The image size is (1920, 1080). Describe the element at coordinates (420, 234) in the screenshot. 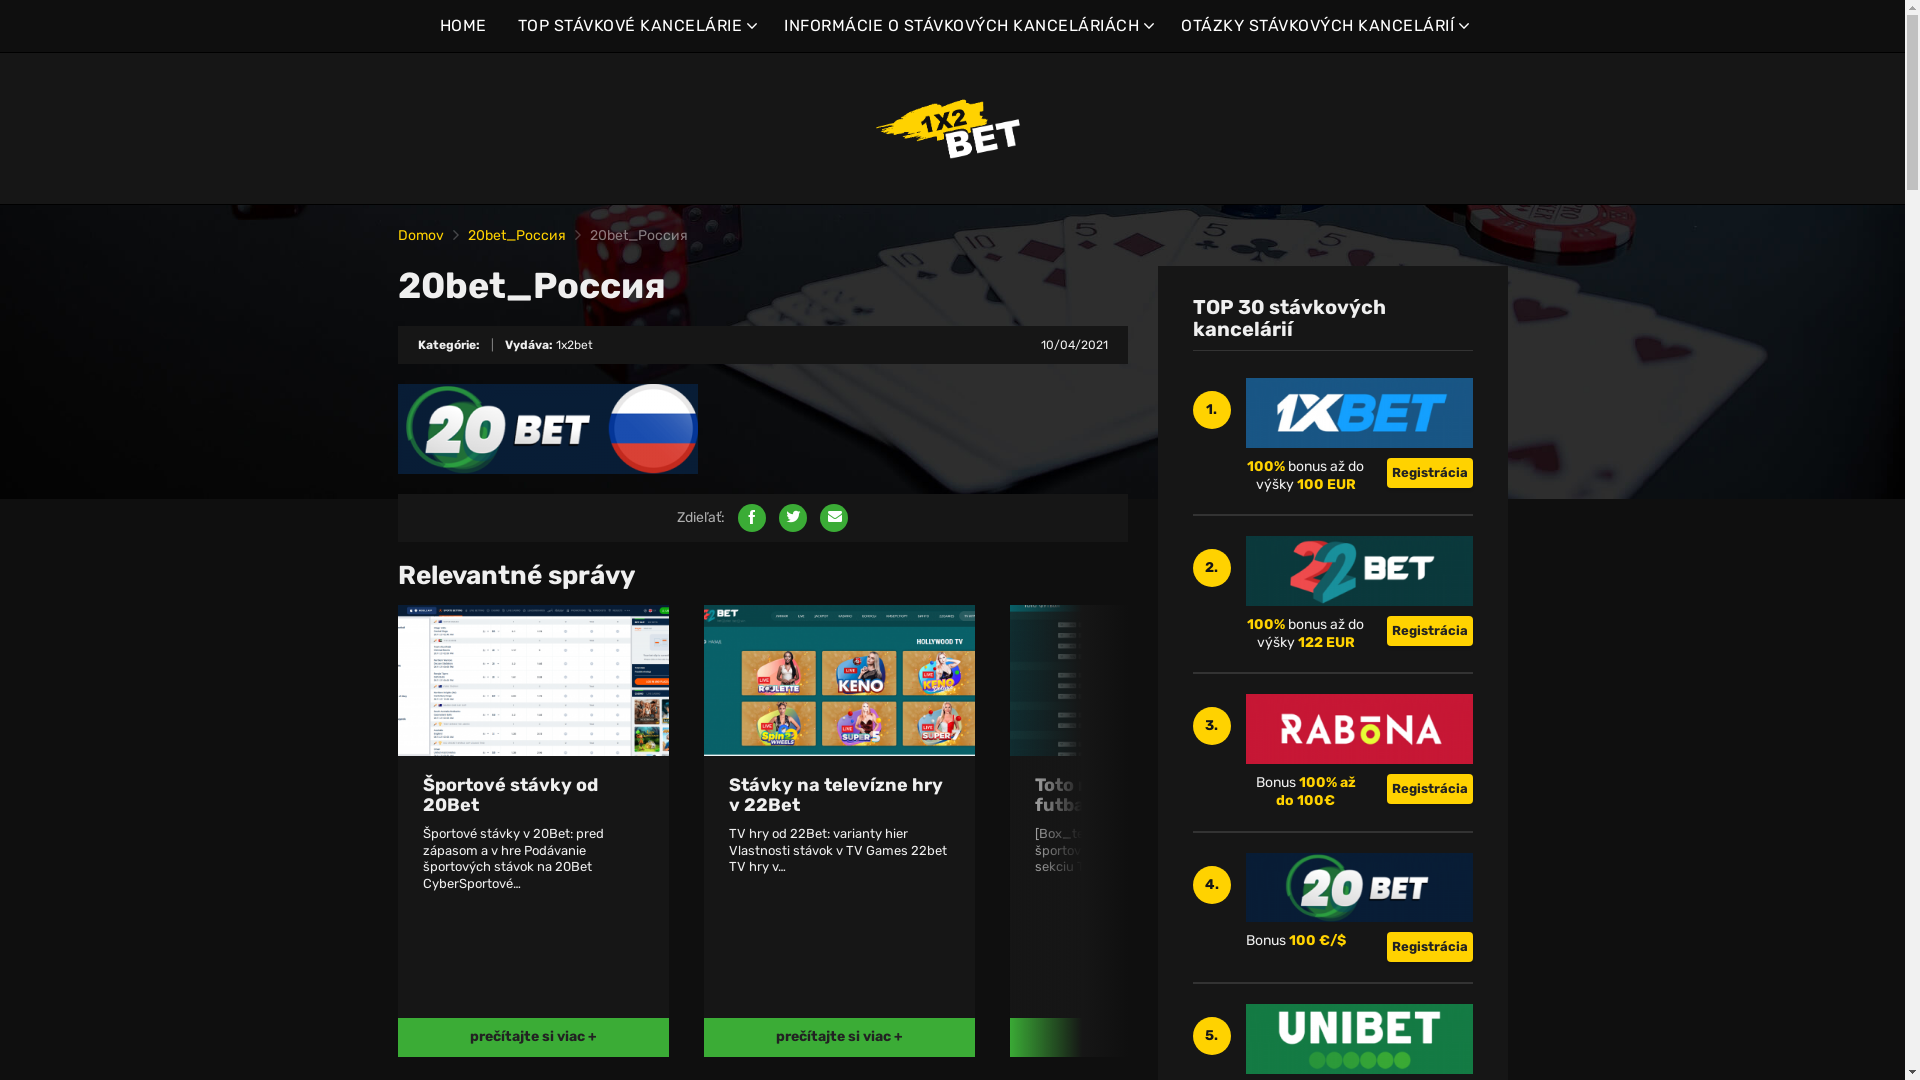

I see `'Domov'` at that location.